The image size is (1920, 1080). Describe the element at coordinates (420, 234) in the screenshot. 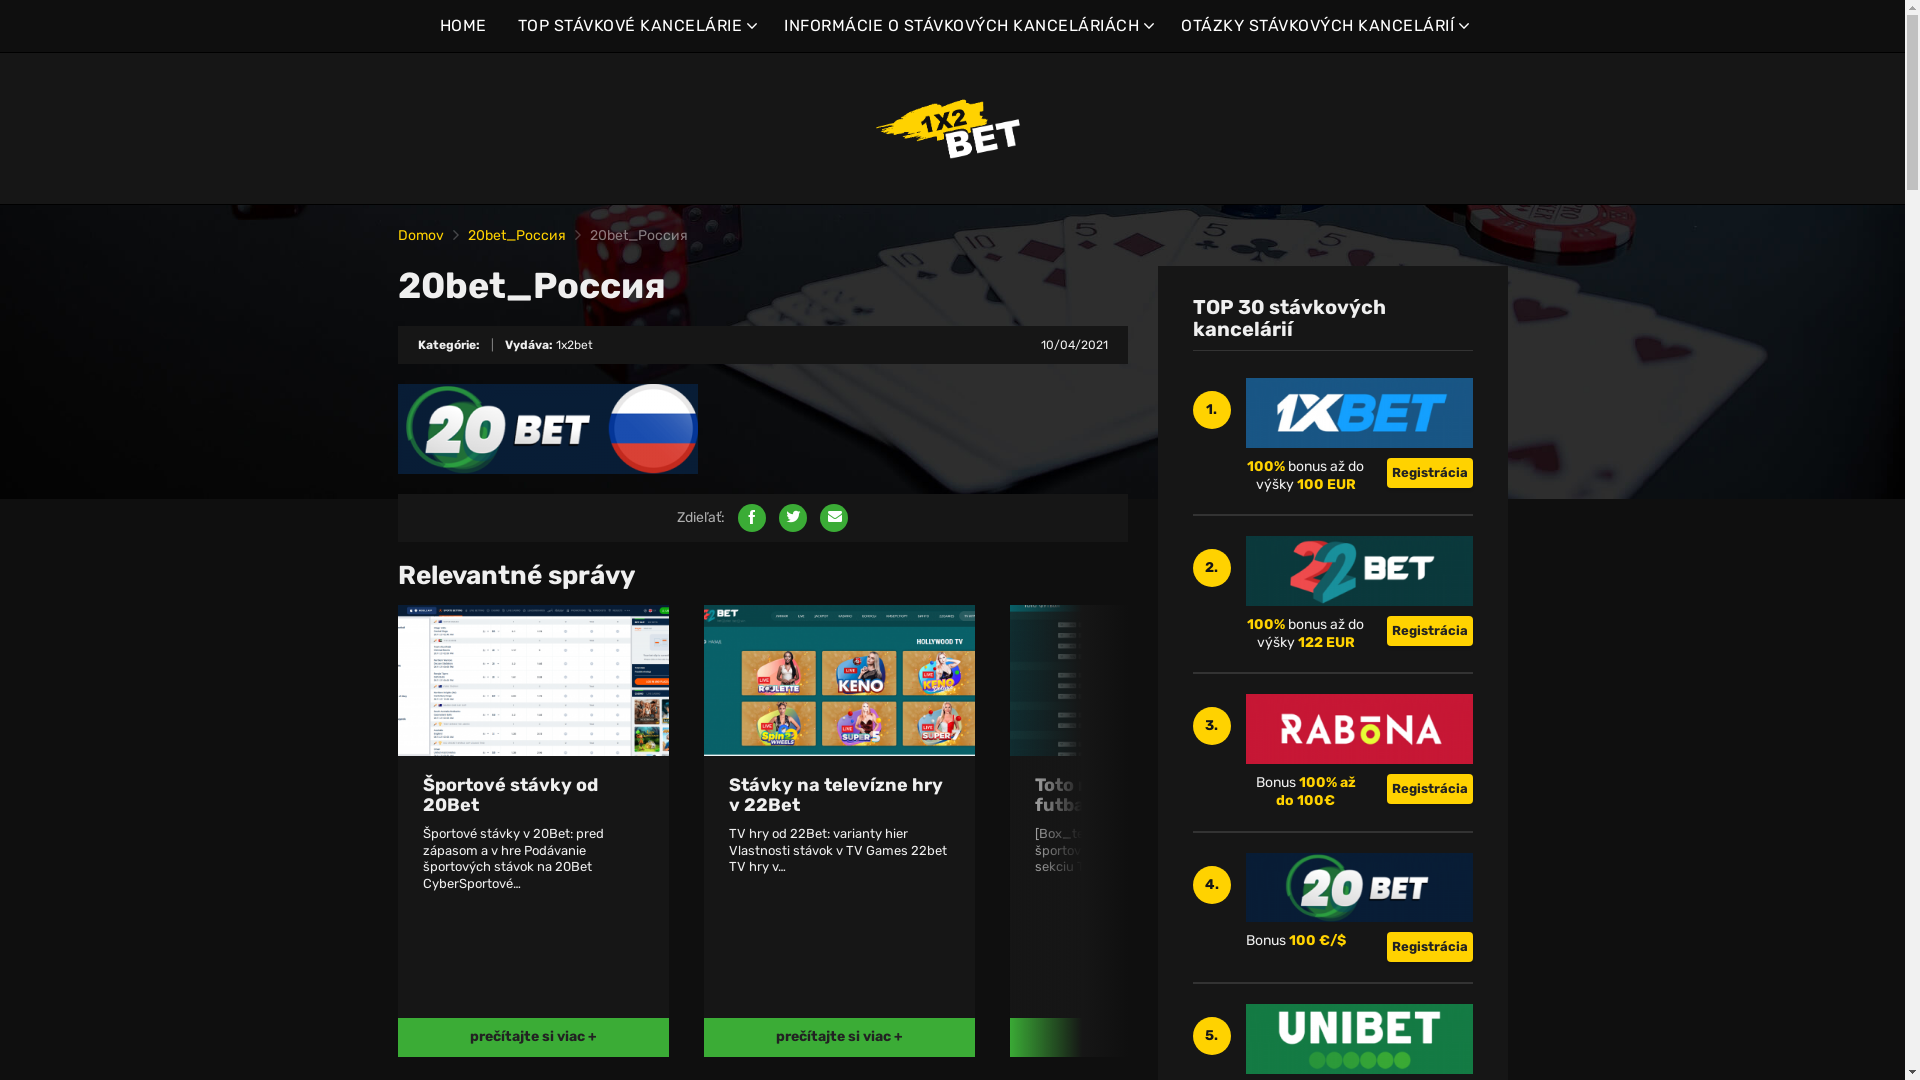

I see `'Domov'` at that location.